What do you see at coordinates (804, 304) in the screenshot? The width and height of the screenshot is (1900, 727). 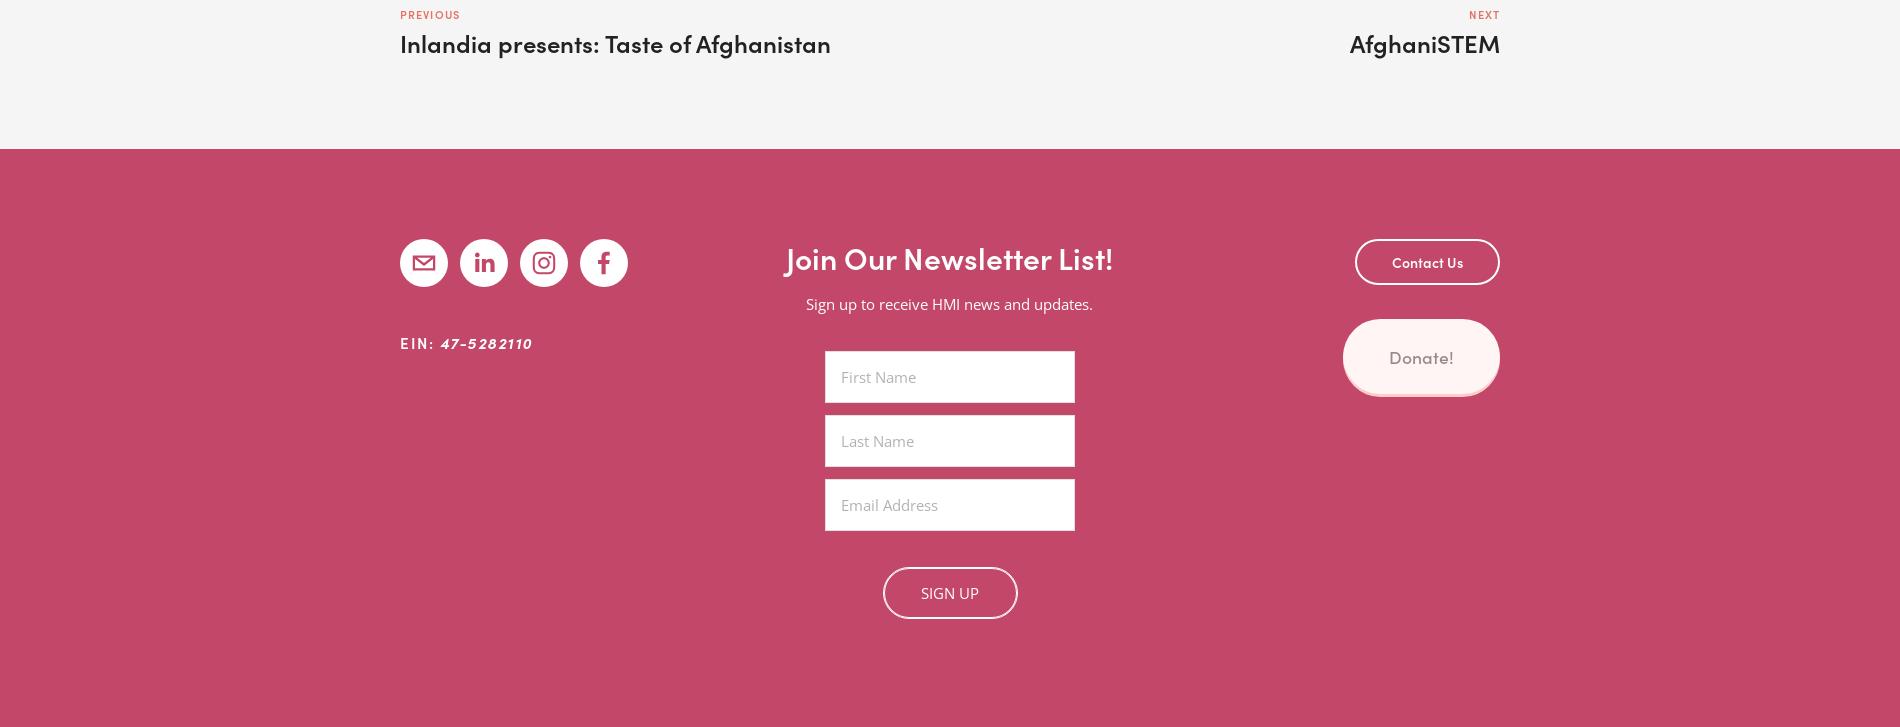 I see `'Sign up to receive HMI news and updates.'` at bounding box center [804, 304].